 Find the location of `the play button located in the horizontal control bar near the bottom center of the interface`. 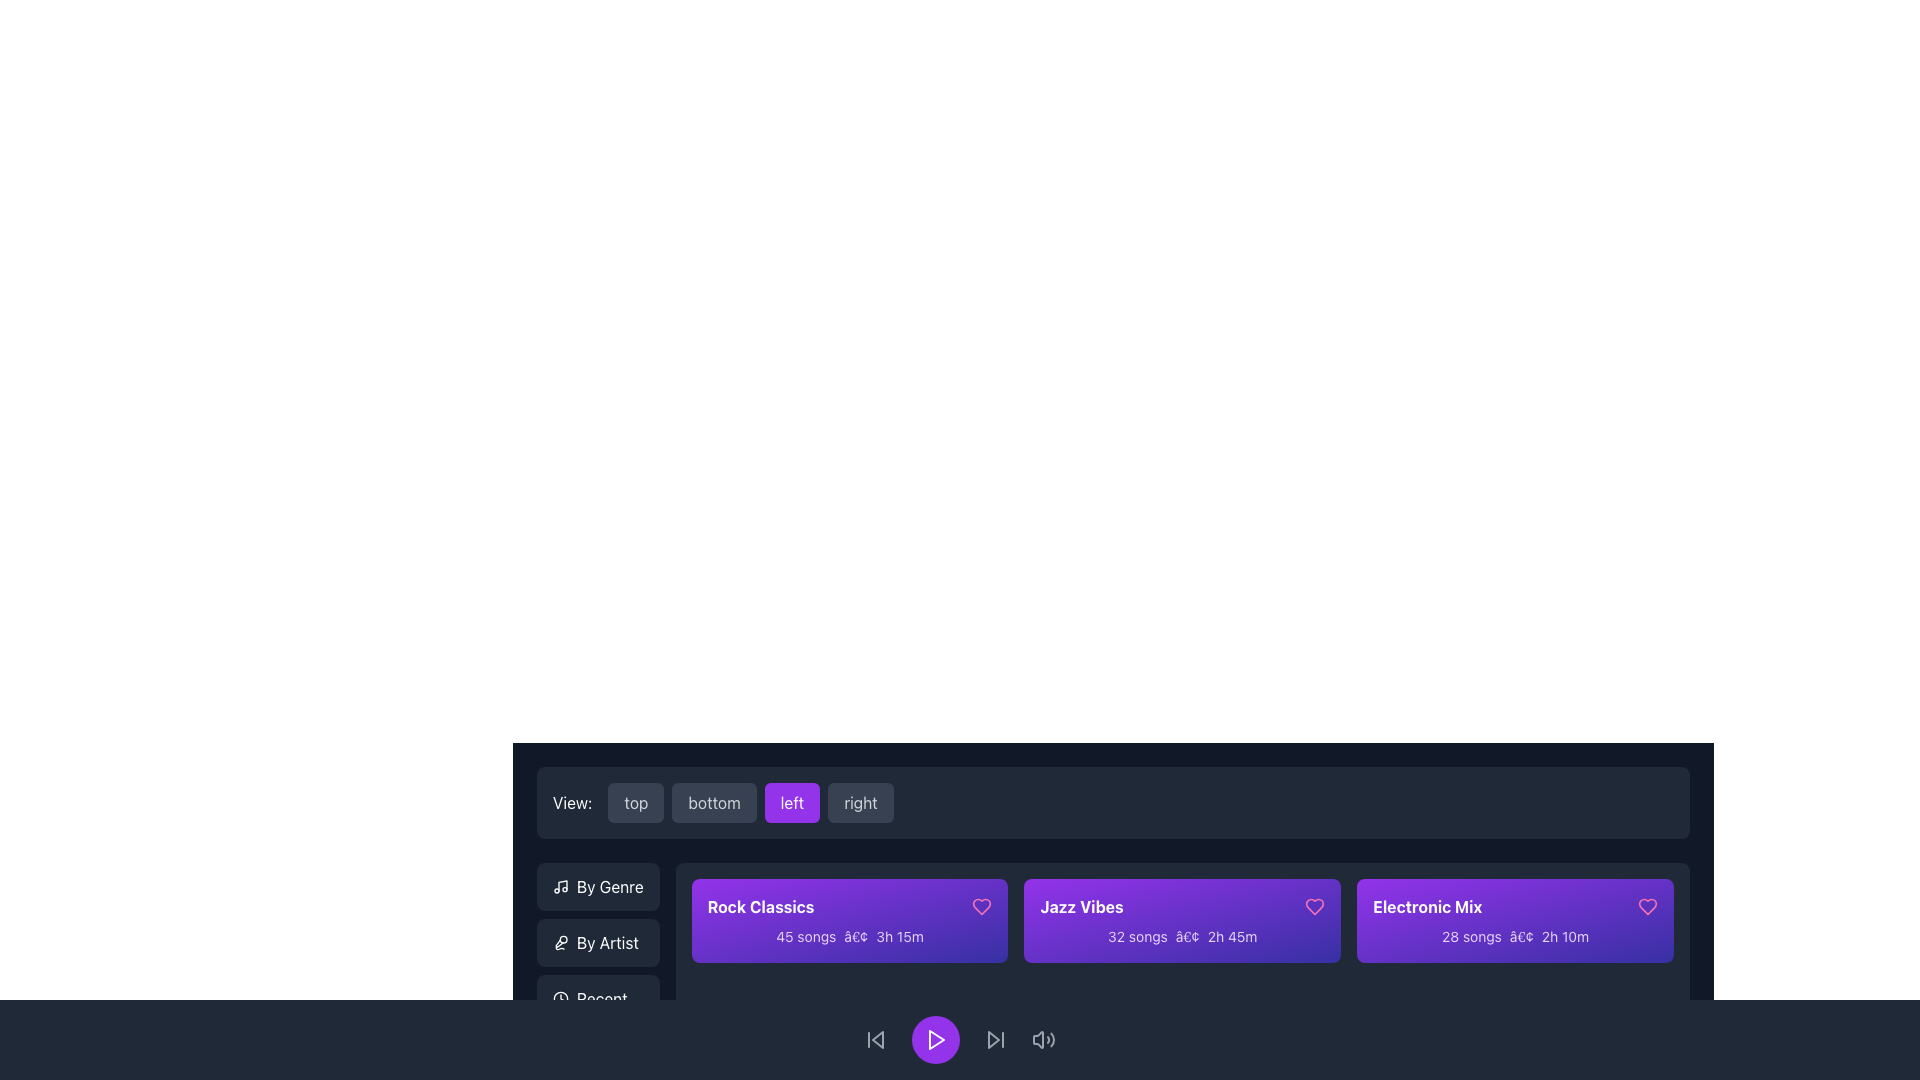

the play button located in the horizontal control bar near the bottom center of the interface is located at coordinates (935, 1039).